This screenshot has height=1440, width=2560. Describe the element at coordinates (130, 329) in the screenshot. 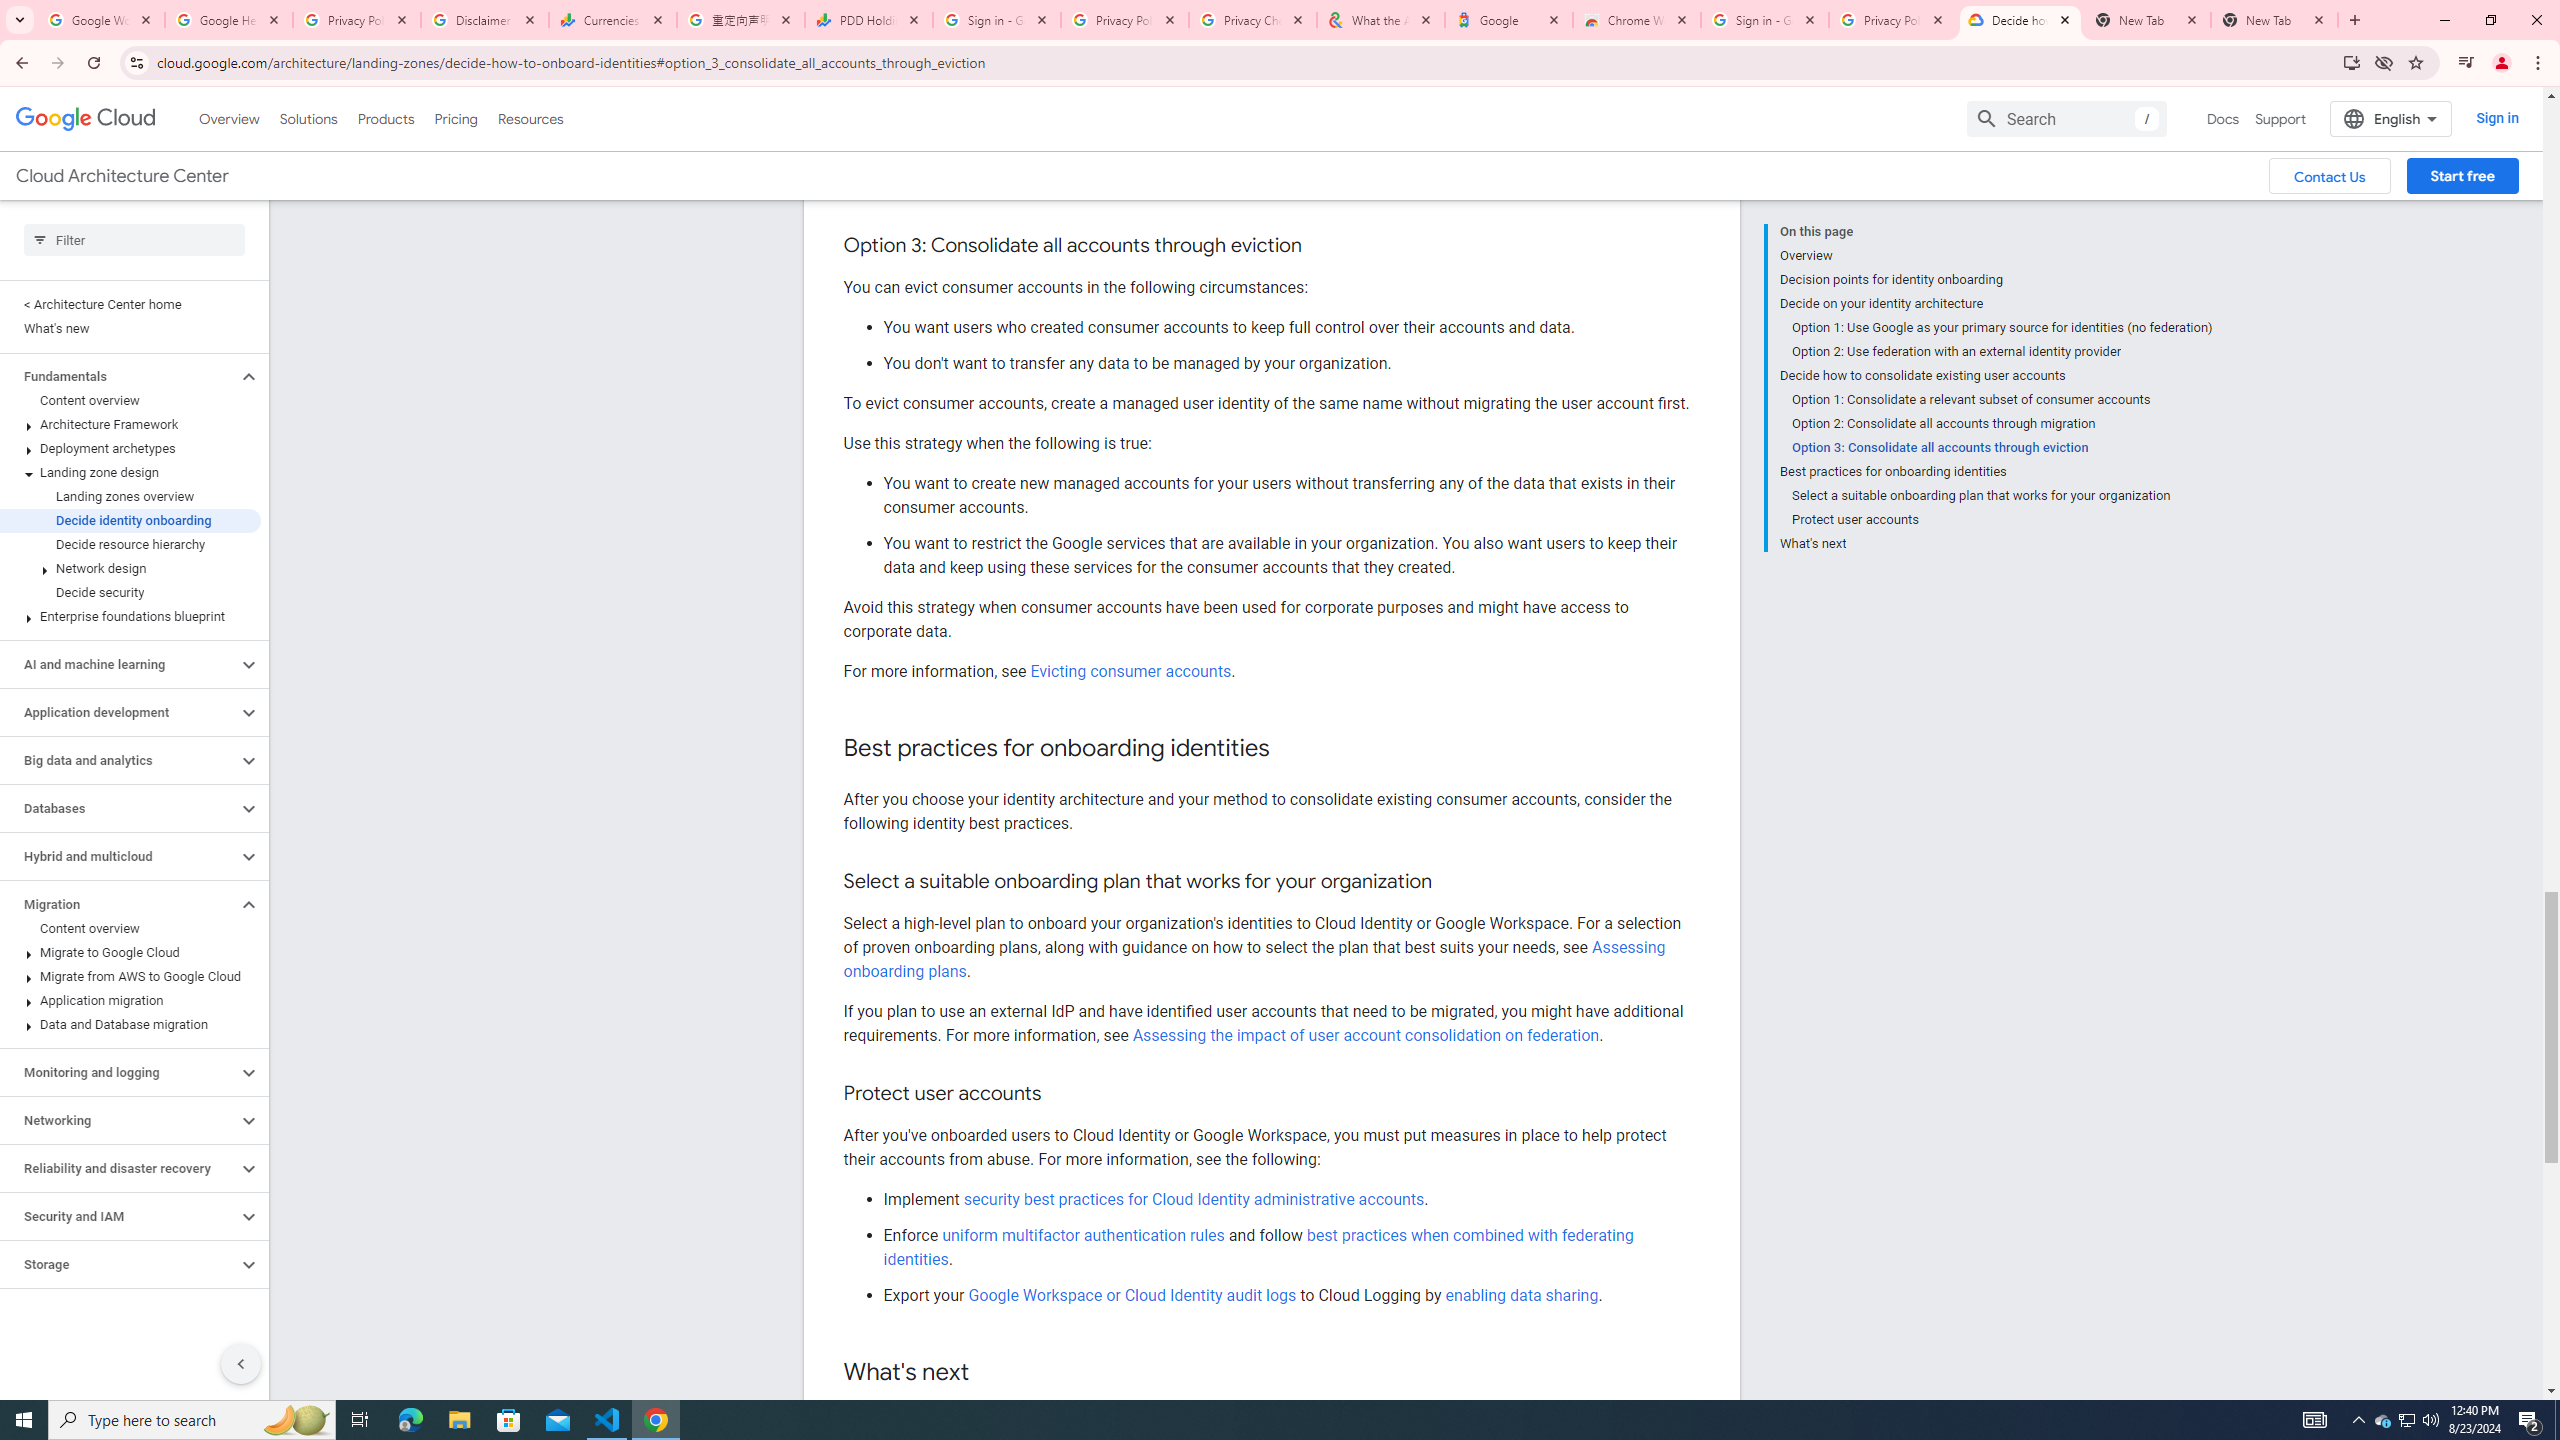

I see `'What'` at that location.